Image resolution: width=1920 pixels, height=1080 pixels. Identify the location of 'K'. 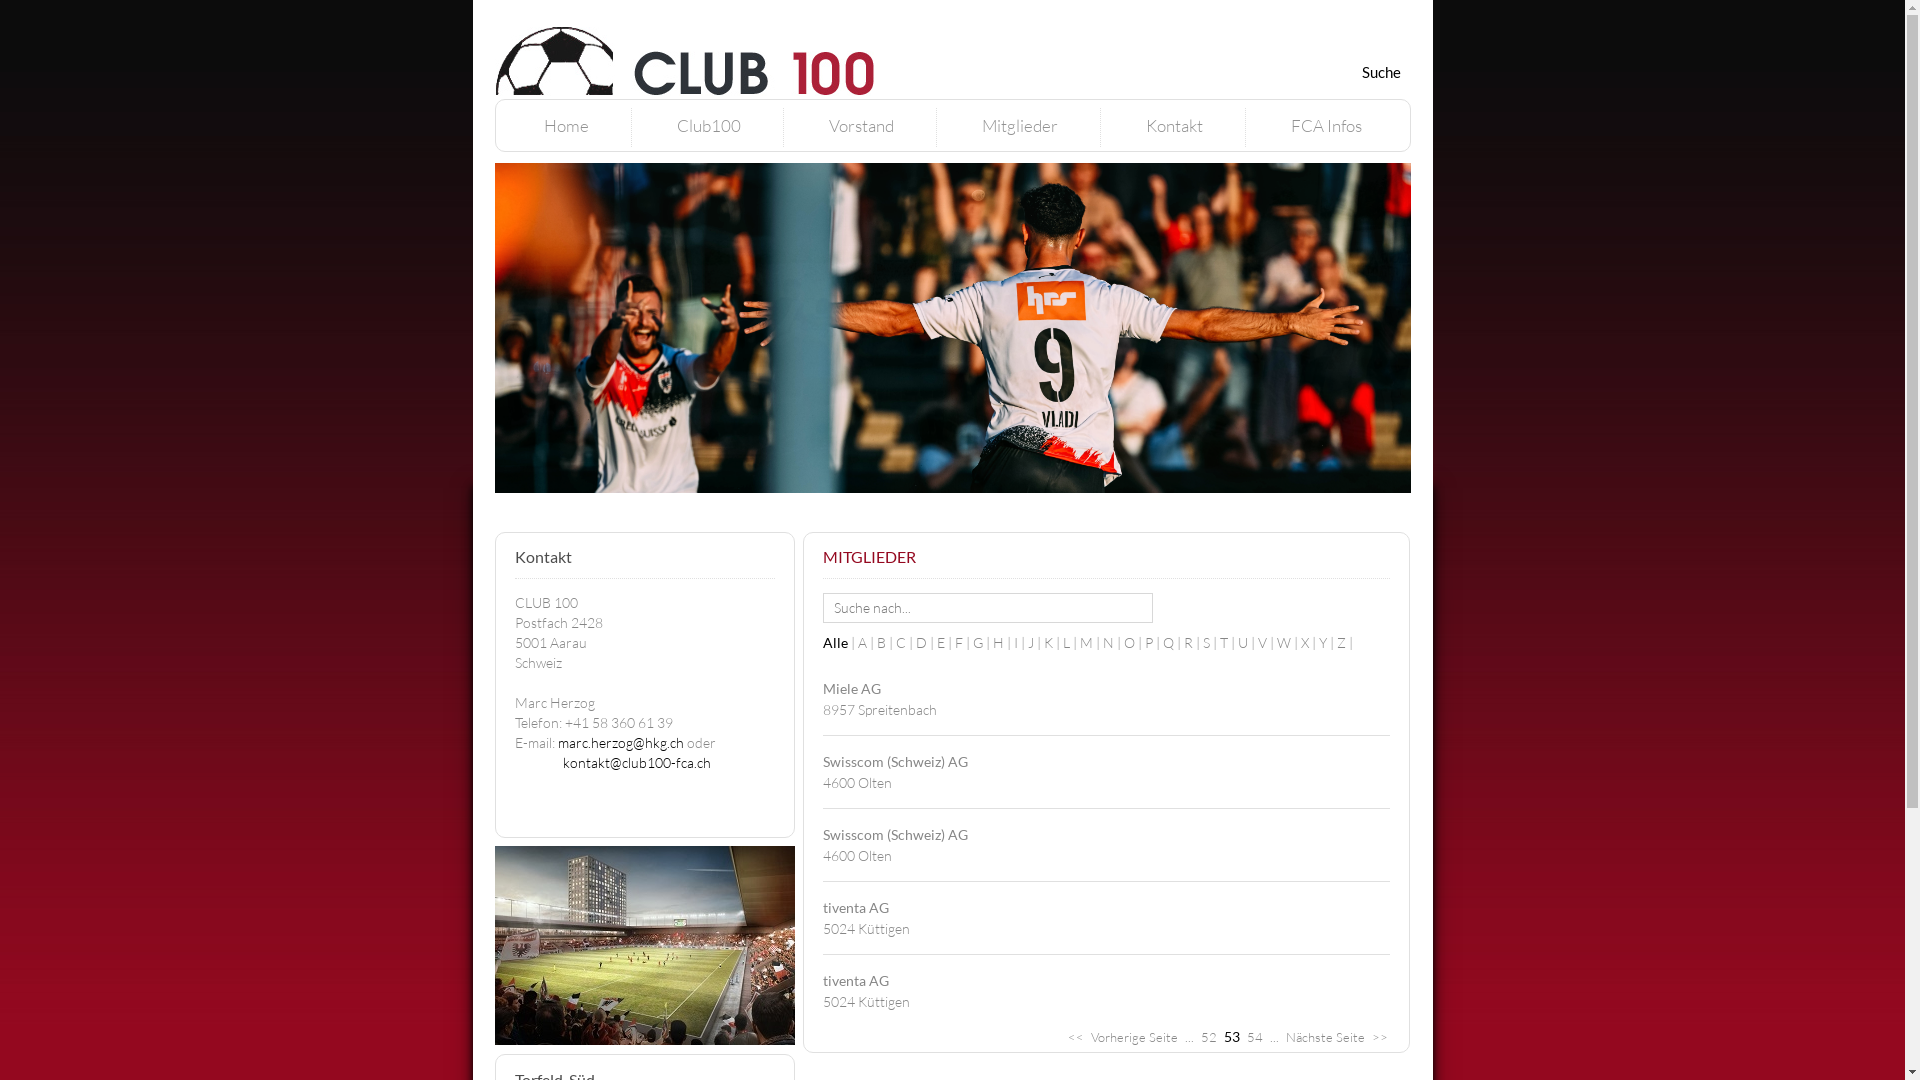
(1052, 642).